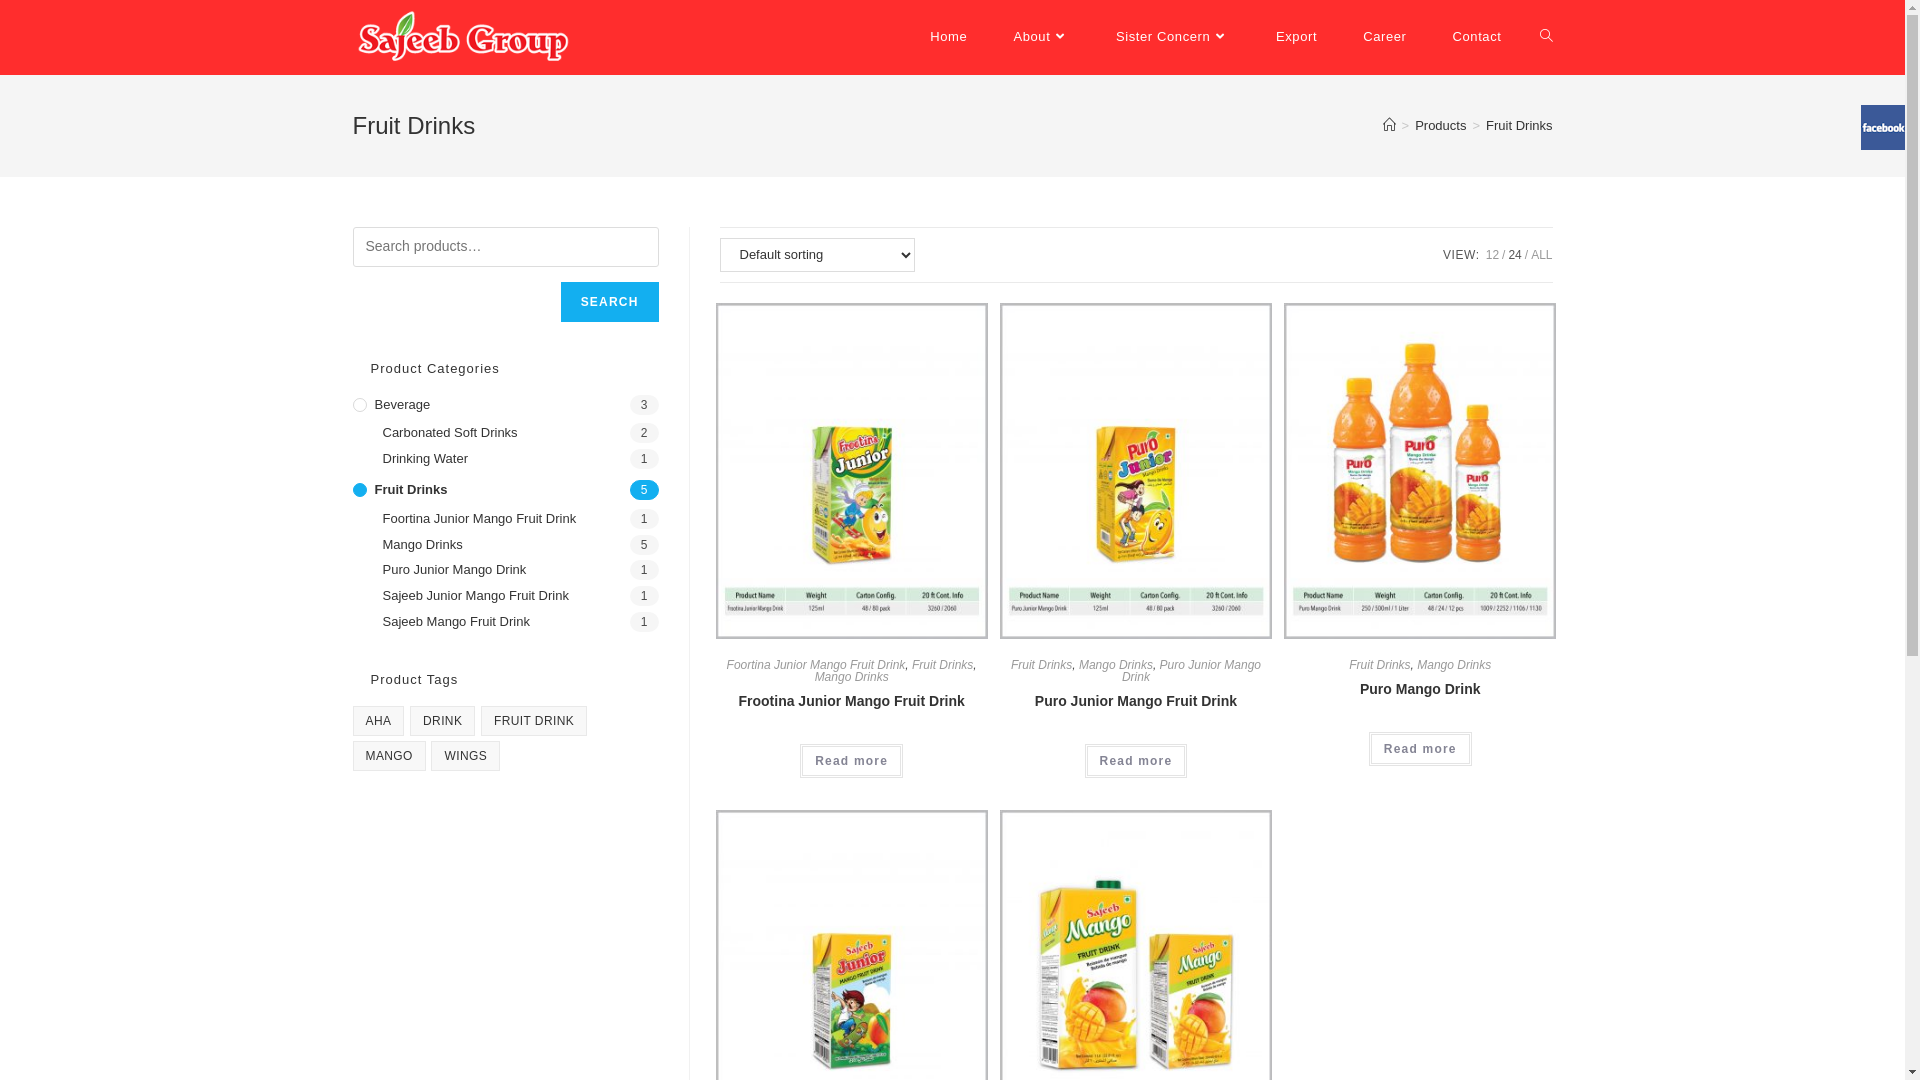 This screenshot has height=1080, width=1920. I want to click on 'Home', so click(947, 37).